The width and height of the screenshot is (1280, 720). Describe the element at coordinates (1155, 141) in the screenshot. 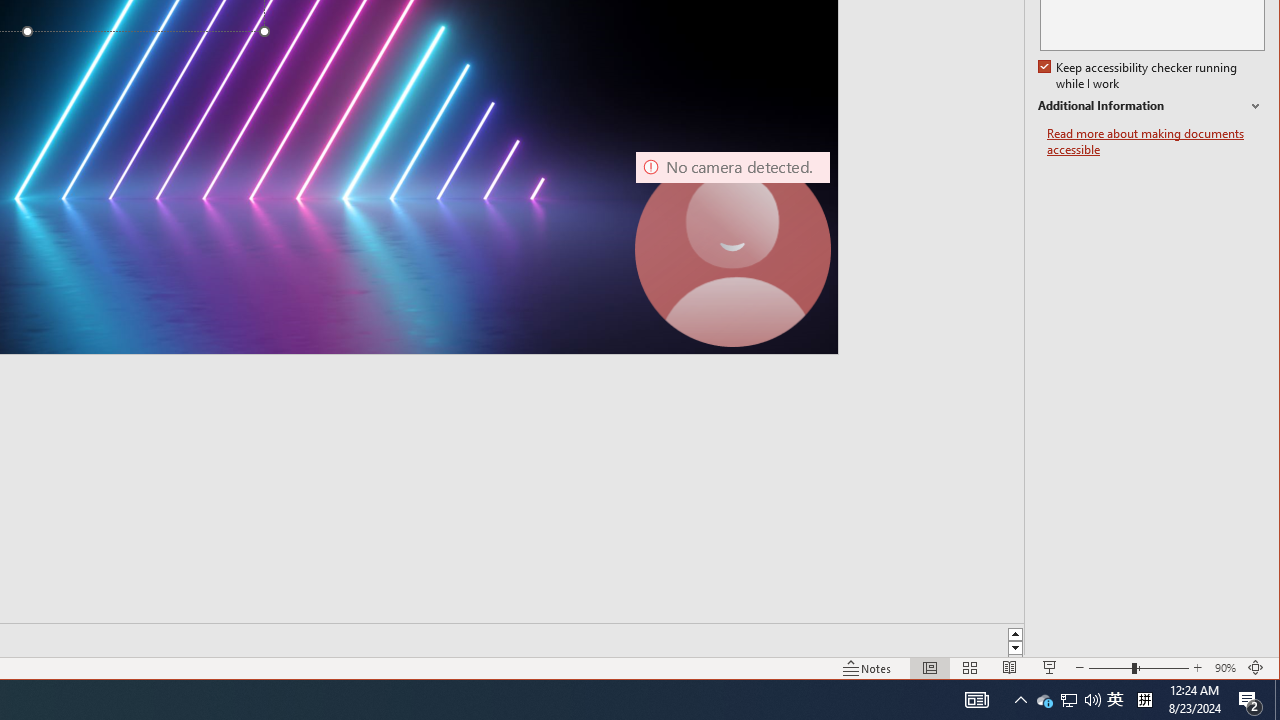

I see `'Read more about making documents accessible'` at that location.